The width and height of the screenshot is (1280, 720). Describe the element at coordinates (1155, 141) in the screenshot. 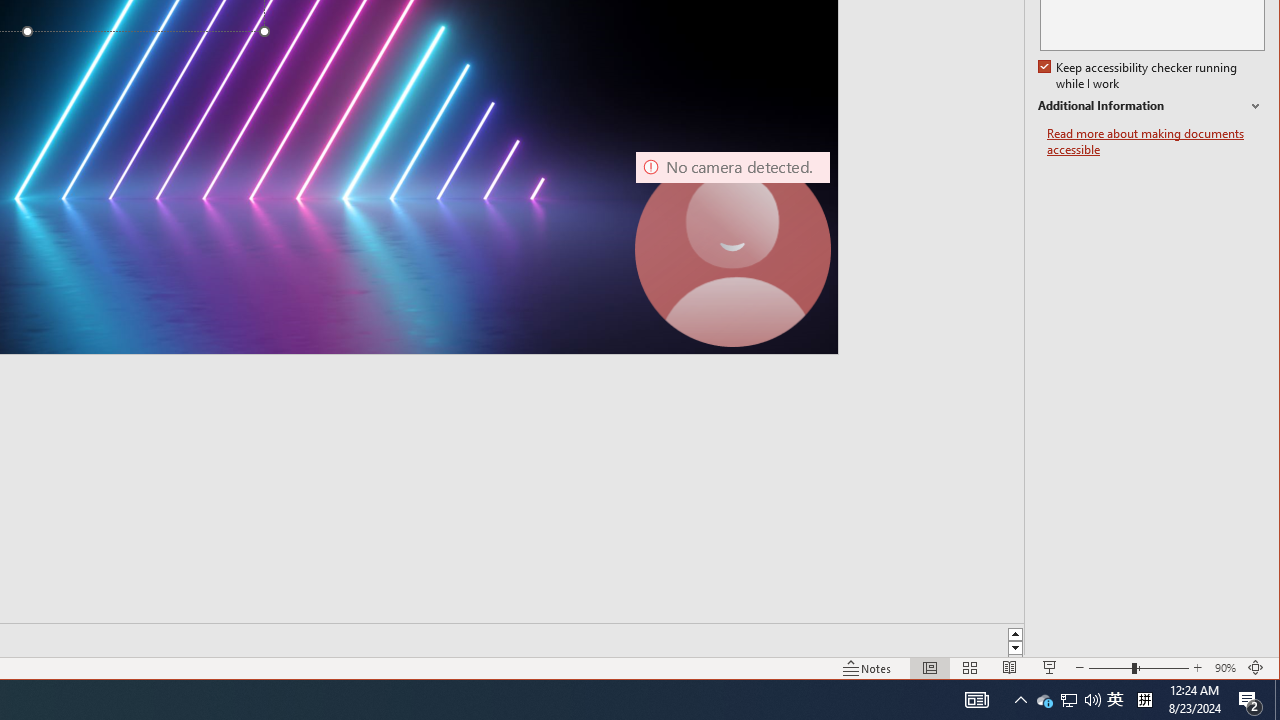

I see `'Read more about making documents accessible'` at that location.